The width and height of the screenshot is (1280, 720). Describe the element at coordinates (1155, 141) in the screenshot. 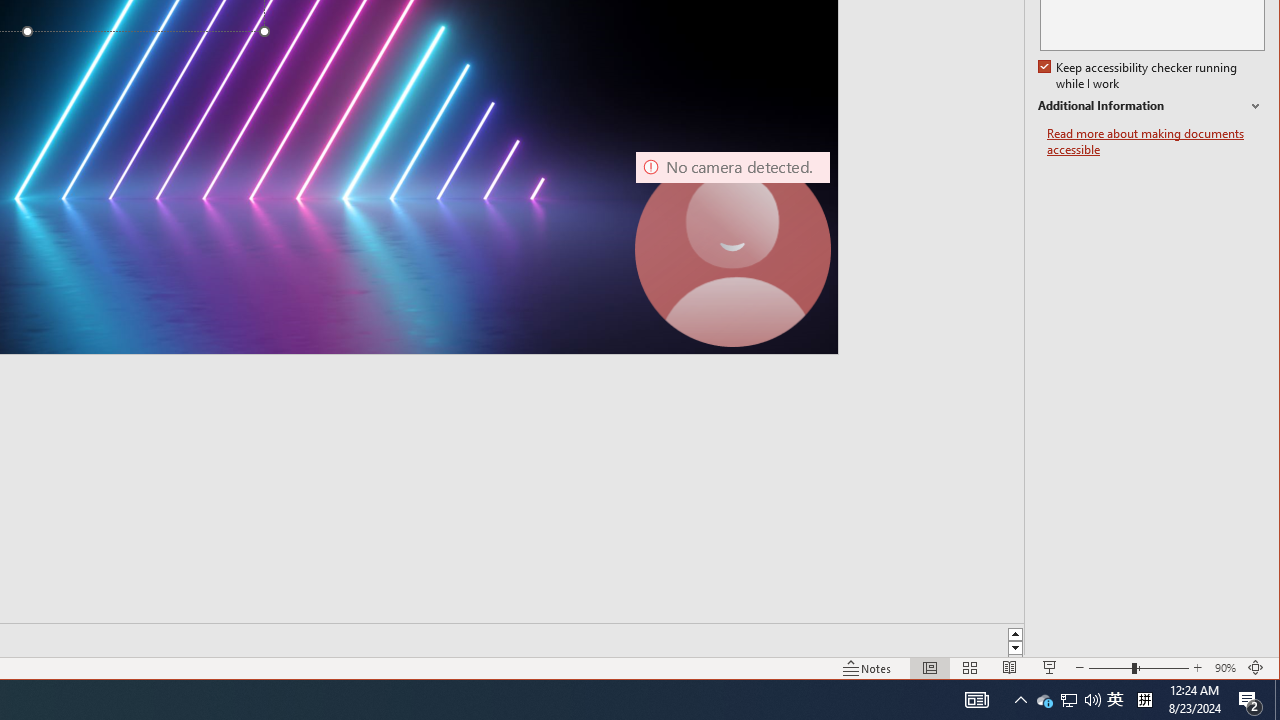

I see `'Read more about making documents accessible'` at that location.